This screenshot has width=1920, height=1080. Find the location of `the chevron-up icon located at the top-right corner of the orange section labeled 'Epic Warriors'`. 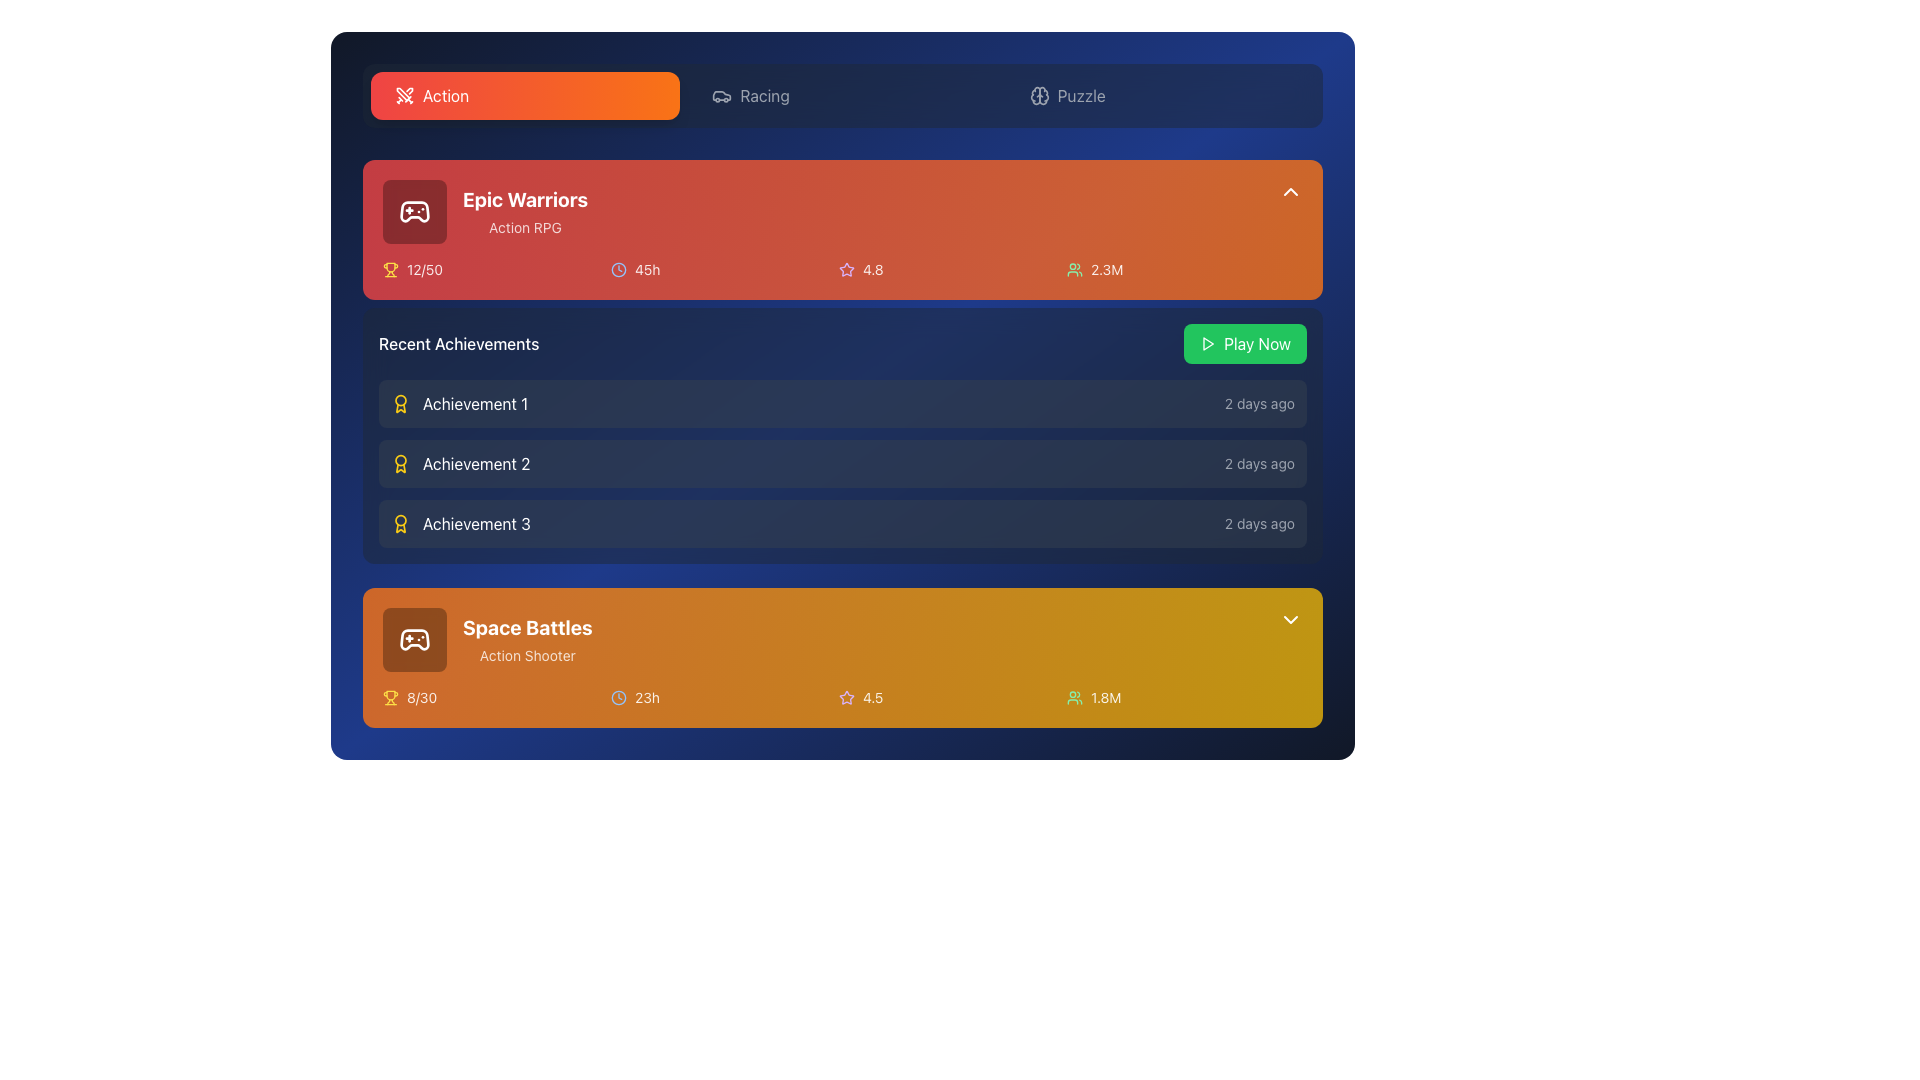

the chevron-up icon located at the top-right corner of the orange section labeled 'Epic Warriors' is located at coordinates (1291, 192).